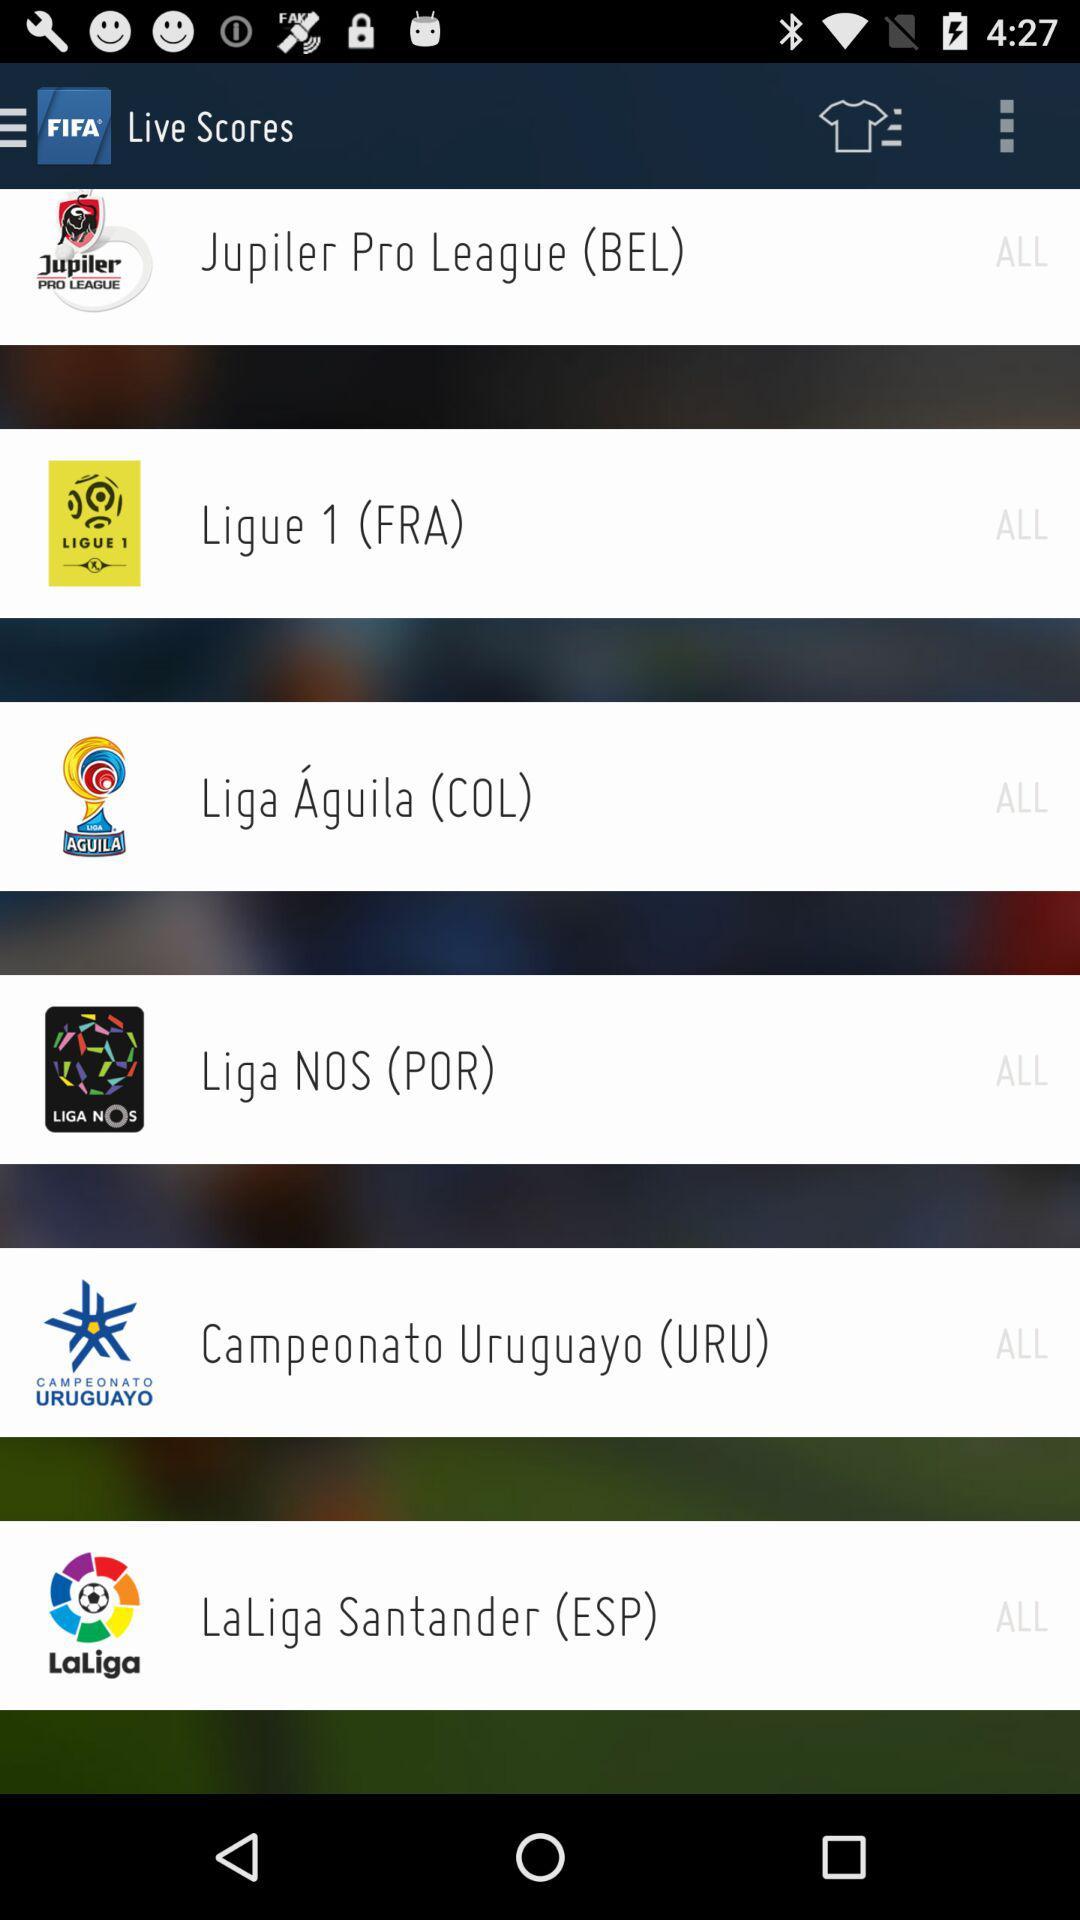 This screenshot has height=1920, width=1080. What do you see at coordinates (596, 523) in the screenshot?
I see `the item next to all icon` at bounding box center [596, 523].